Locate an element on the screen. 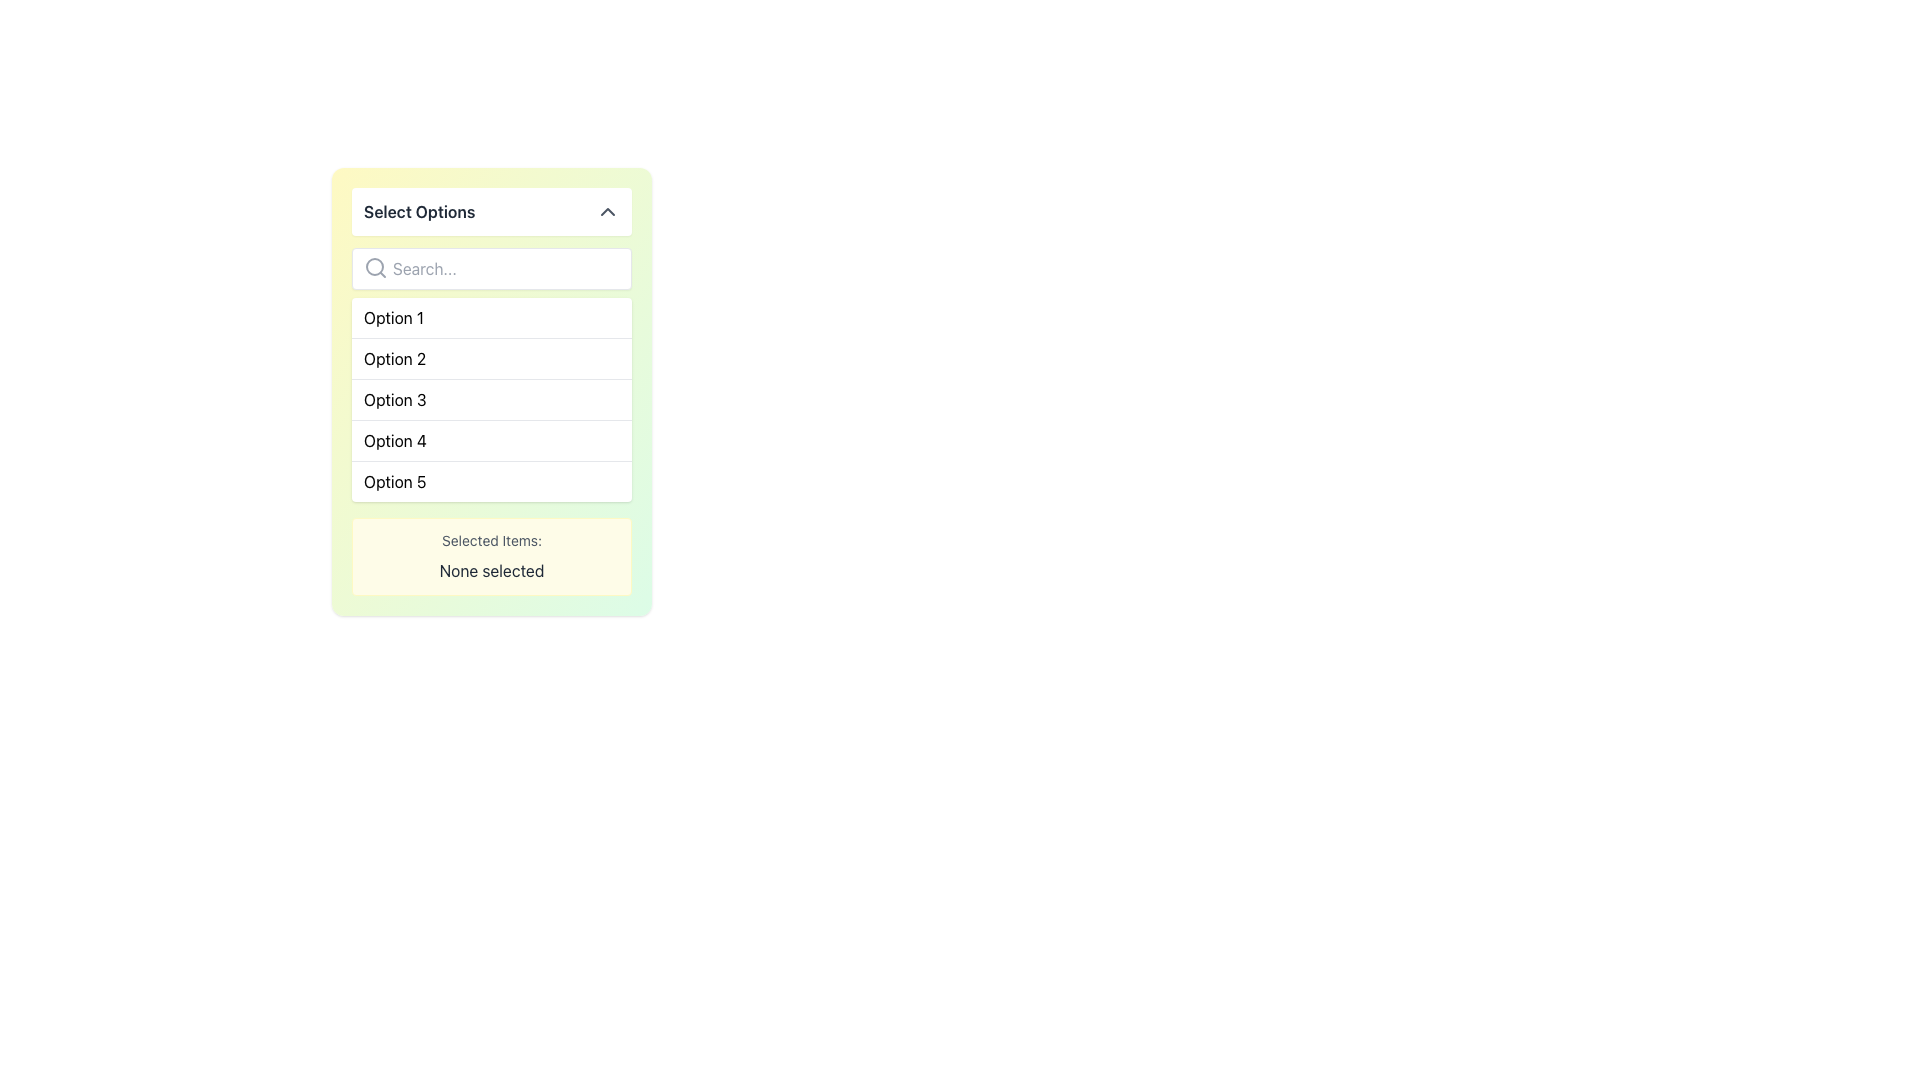 The width and height of the screenshot is (1920, 1080). the 'Option 3' text label in the dropdown menu is located at coordinates (395, 400).